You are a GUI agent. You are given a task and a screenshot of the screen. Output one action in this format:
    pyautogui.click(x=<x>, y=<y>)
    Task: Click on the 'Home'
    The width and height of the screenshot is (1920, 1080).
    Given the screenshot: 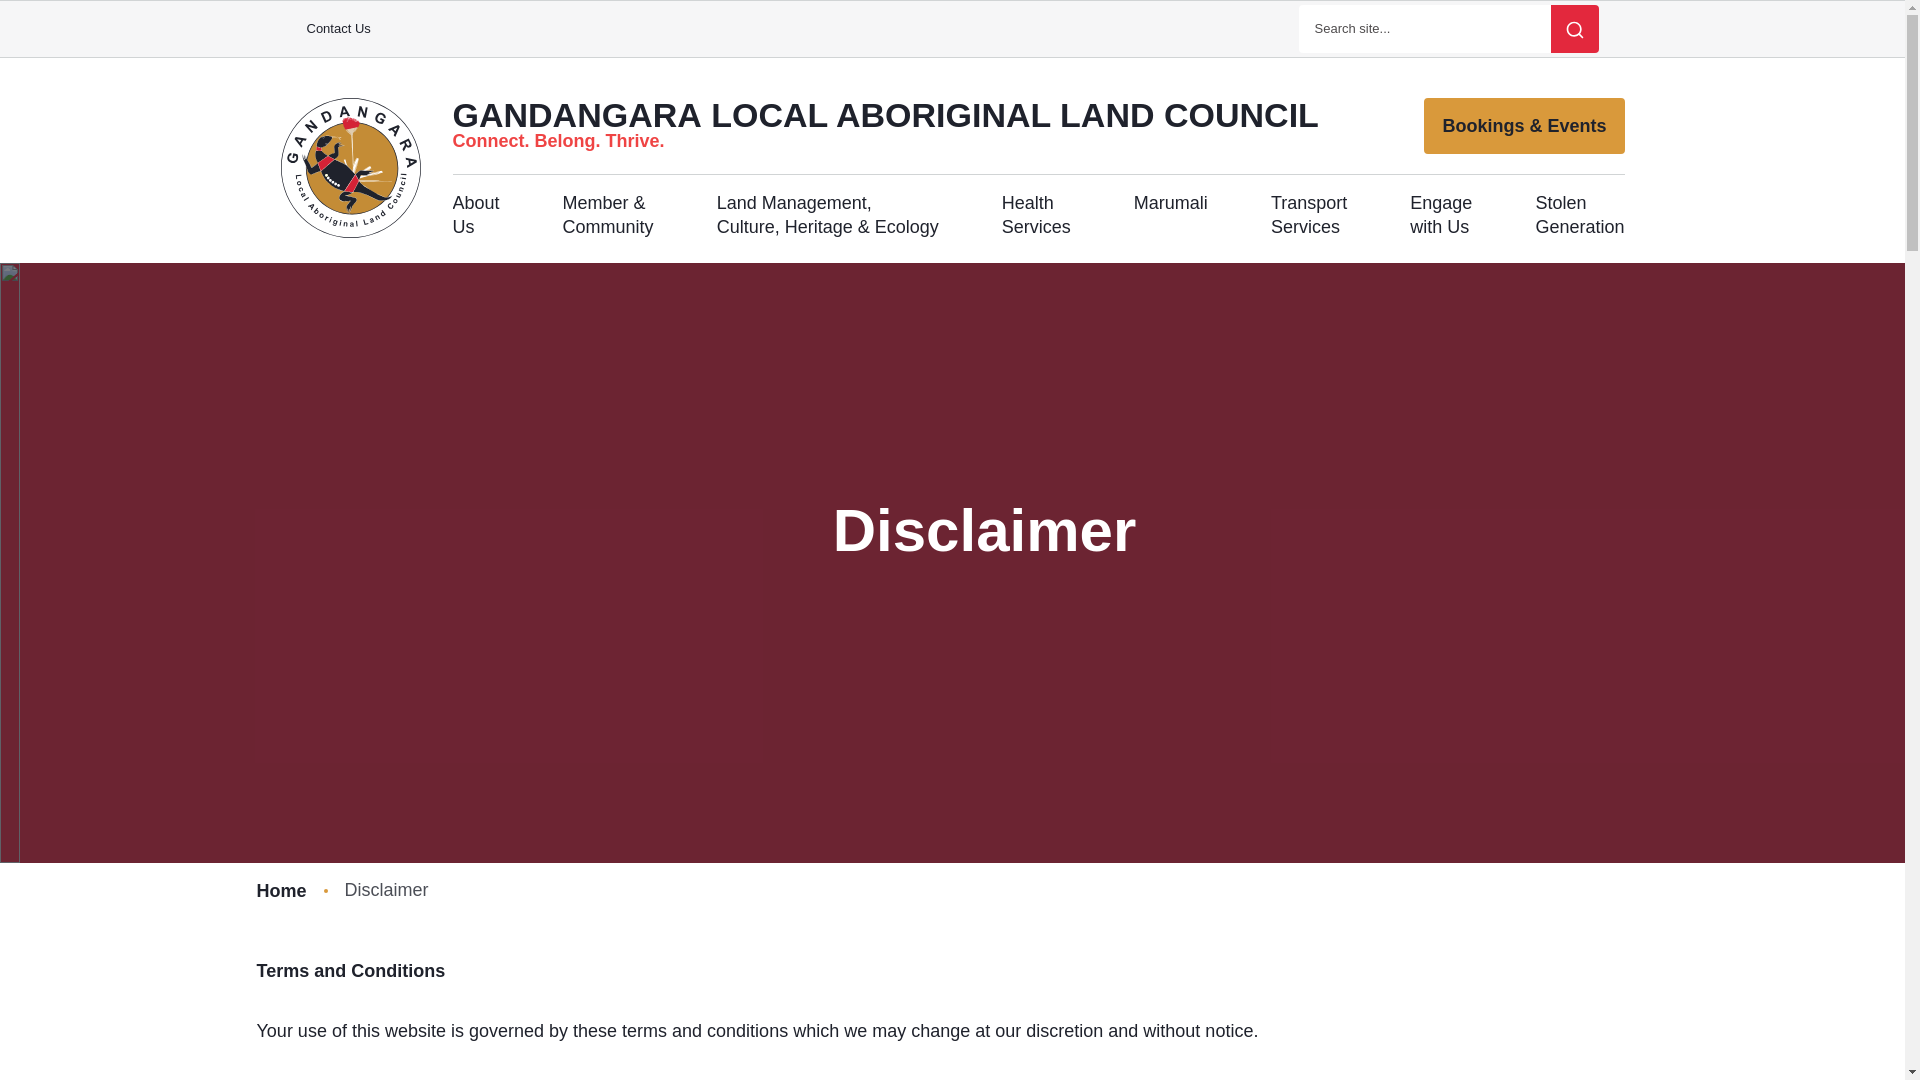 What is the action you would take?
    pyautogui.click(x=280, y=890)
    